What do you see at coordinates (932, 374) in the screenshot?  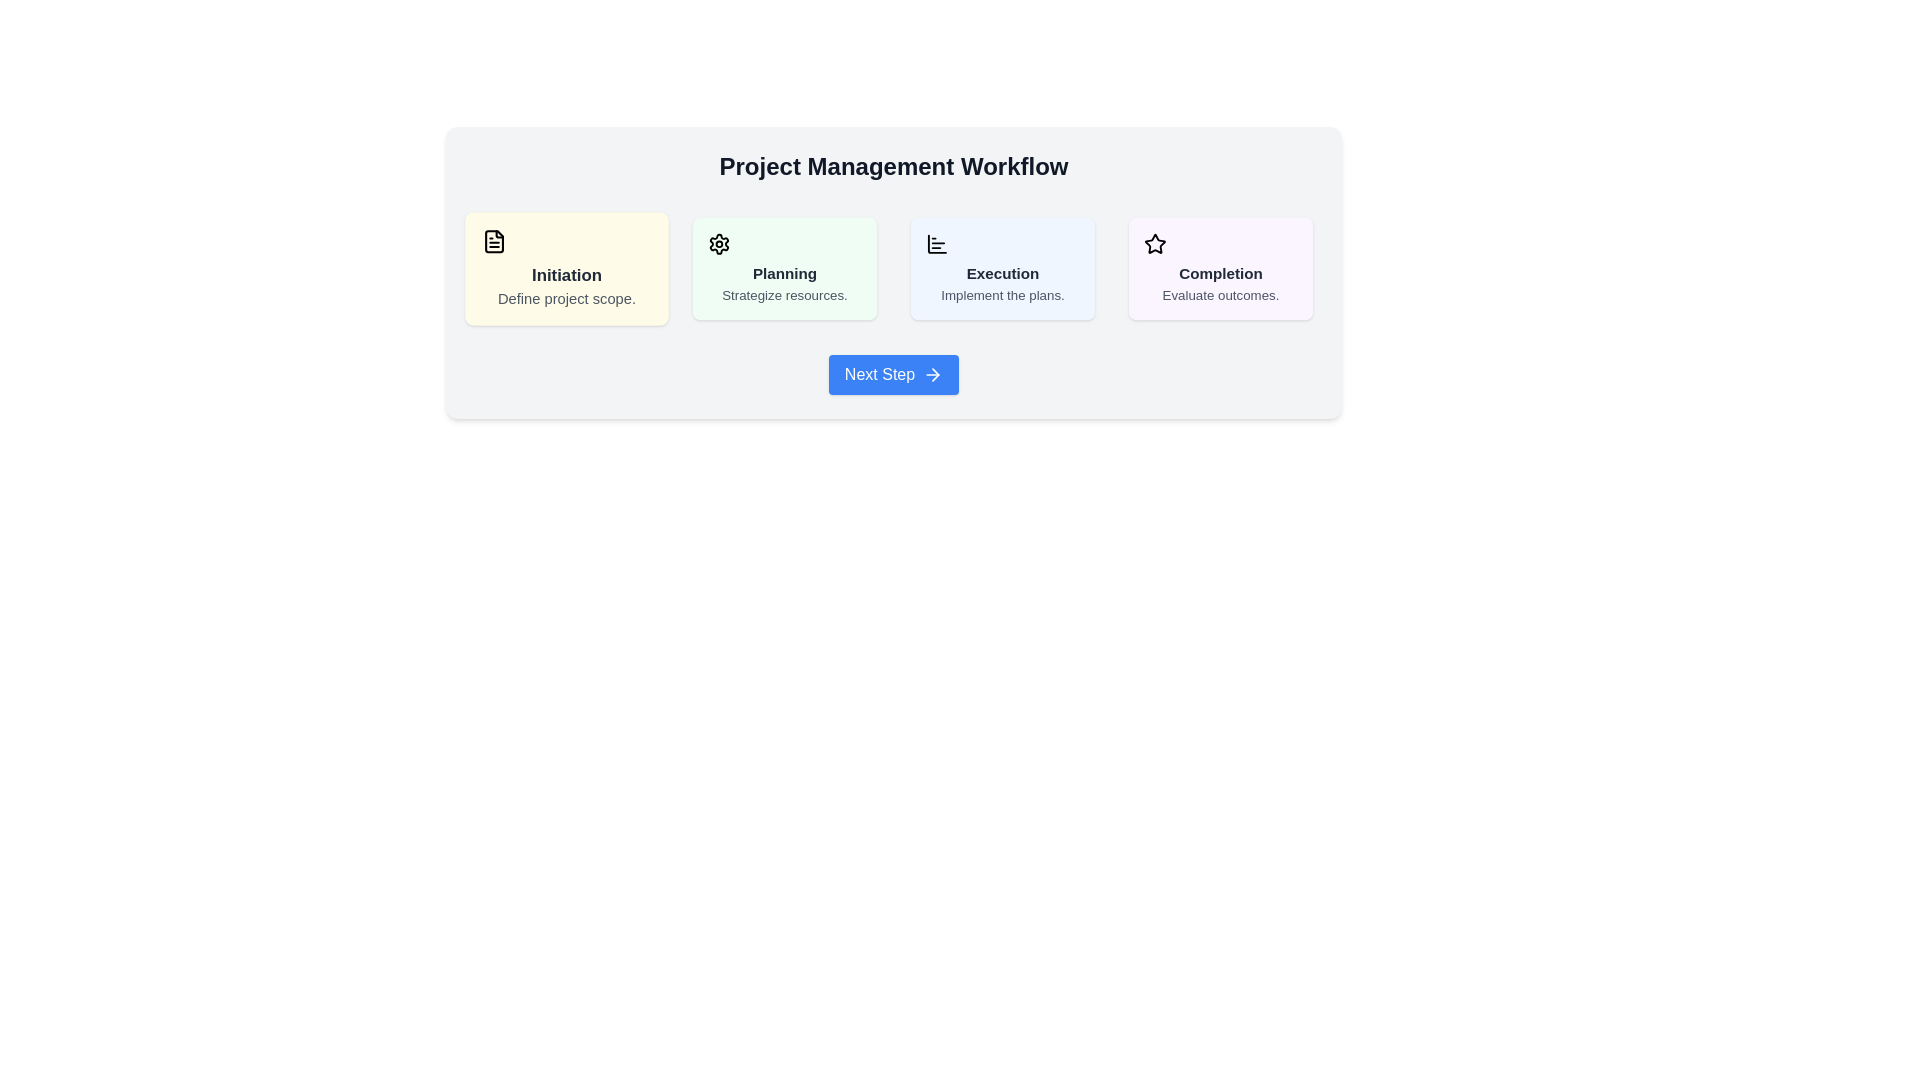 I see `the forward navigation icon located within the blue 'Next Step' button, positioned to the far right of the button's content area` at bounding box center [932, 374].